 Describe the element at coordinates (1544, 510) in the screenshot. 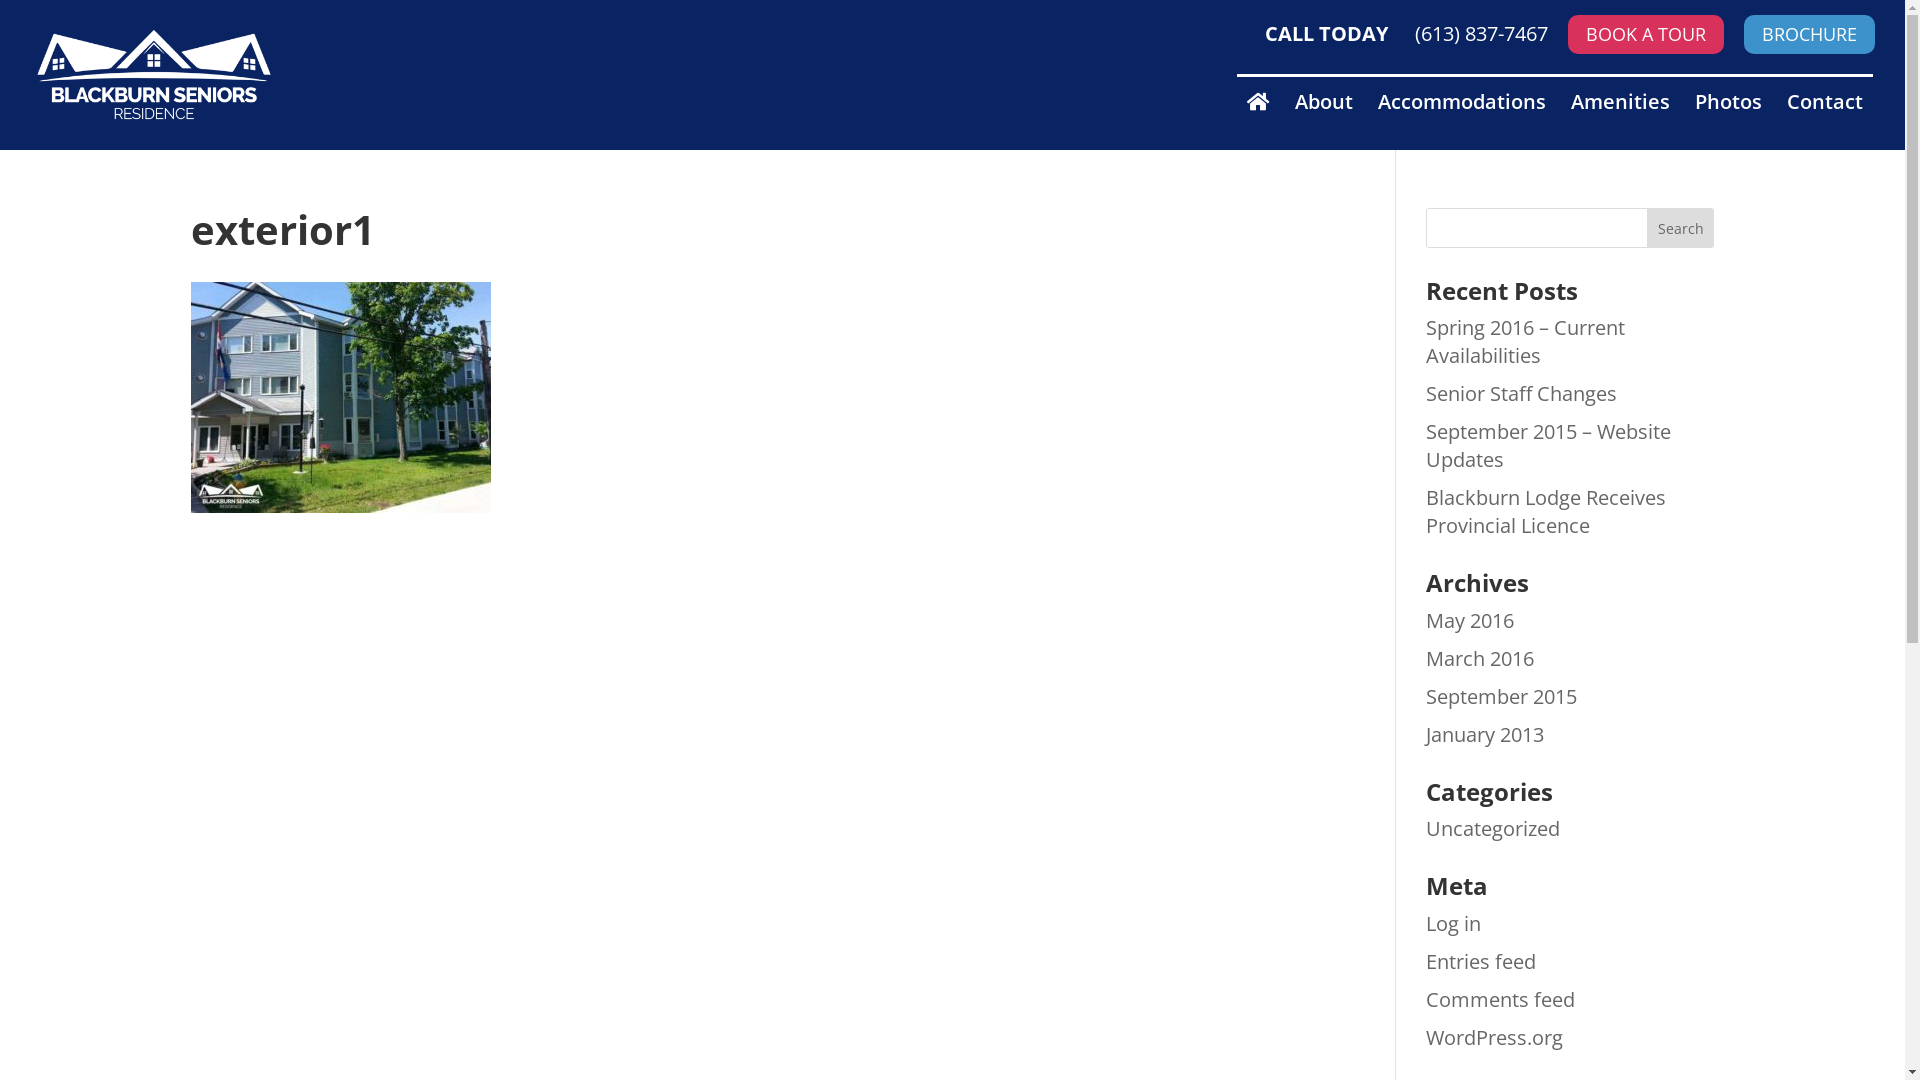

I see `'Blackburn Lodge Receives Provincial Licence'` at that location.